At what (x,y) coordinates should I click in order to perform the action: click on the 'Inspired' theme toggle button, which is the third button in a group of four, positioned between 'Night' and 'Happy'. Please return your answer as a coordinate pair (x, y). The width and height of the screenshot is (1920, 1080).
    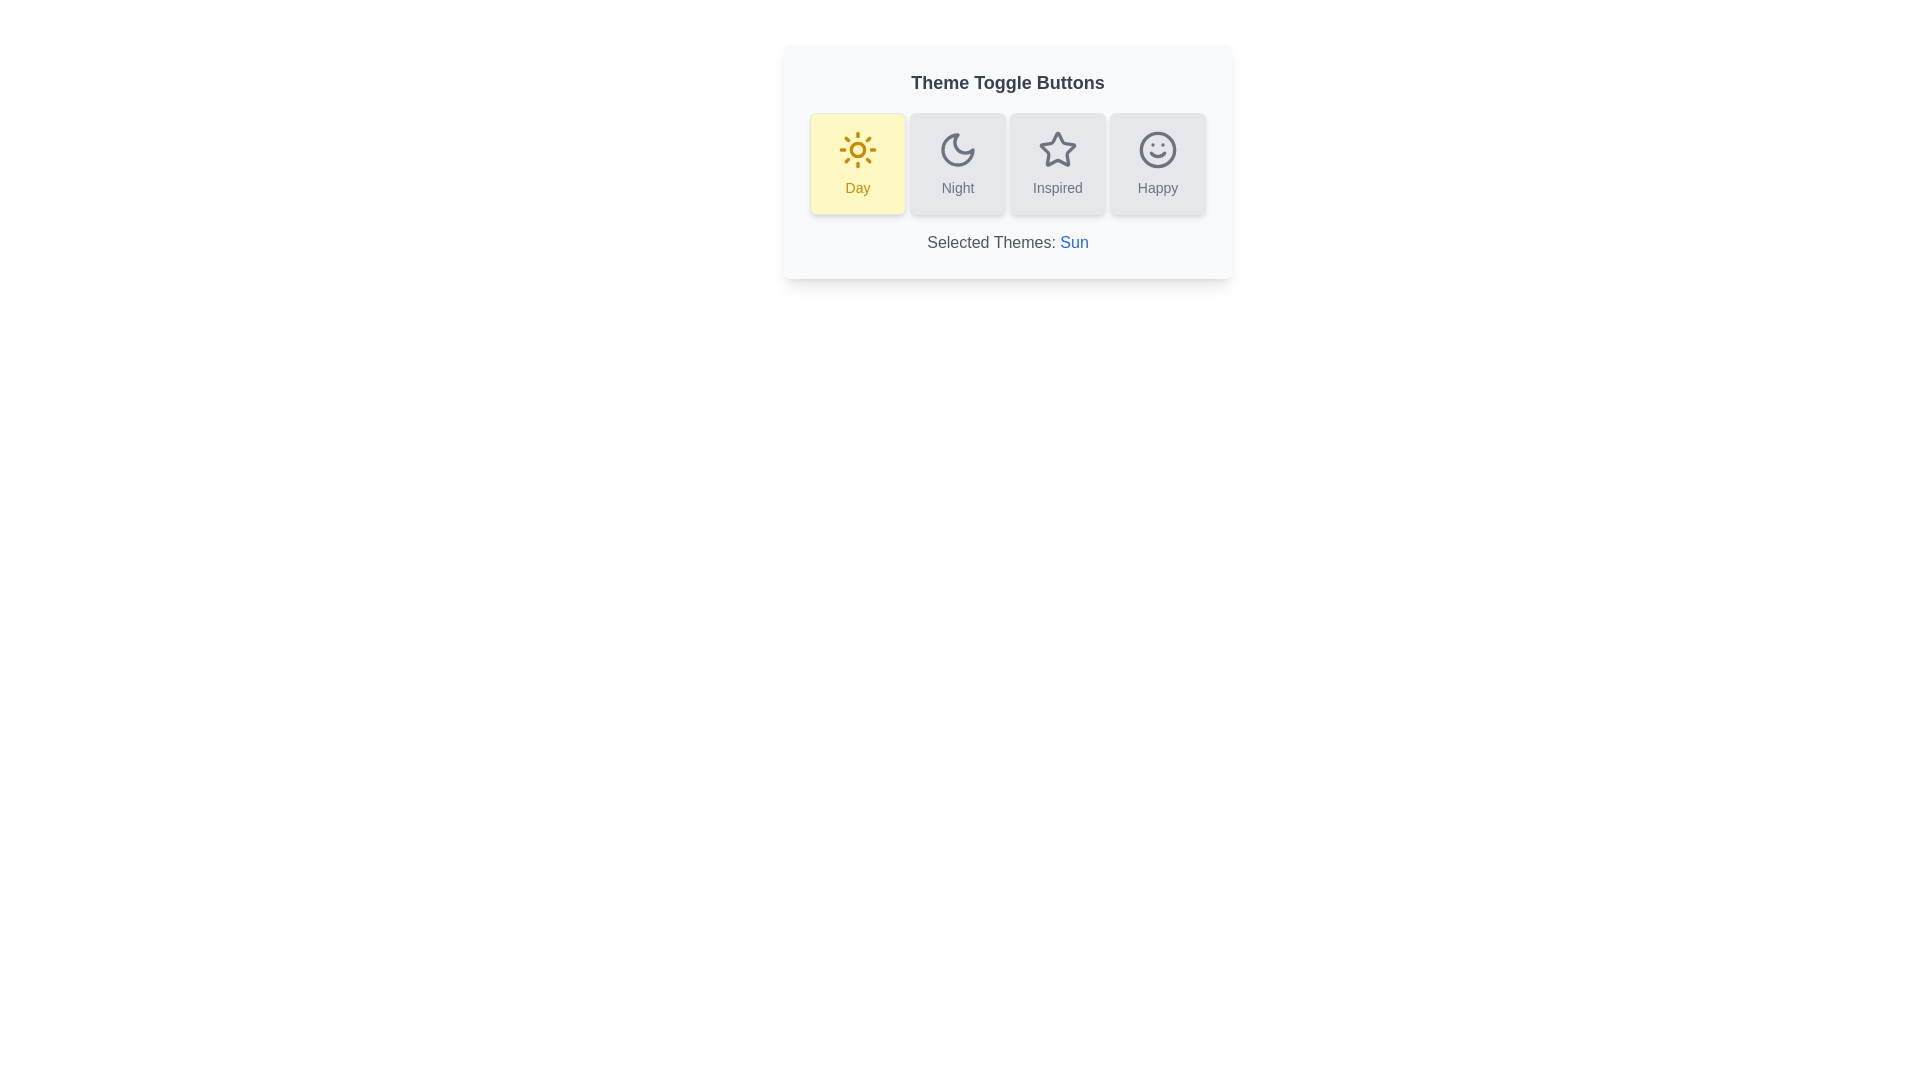
    Looking at the image, I should click on (1056, 163).